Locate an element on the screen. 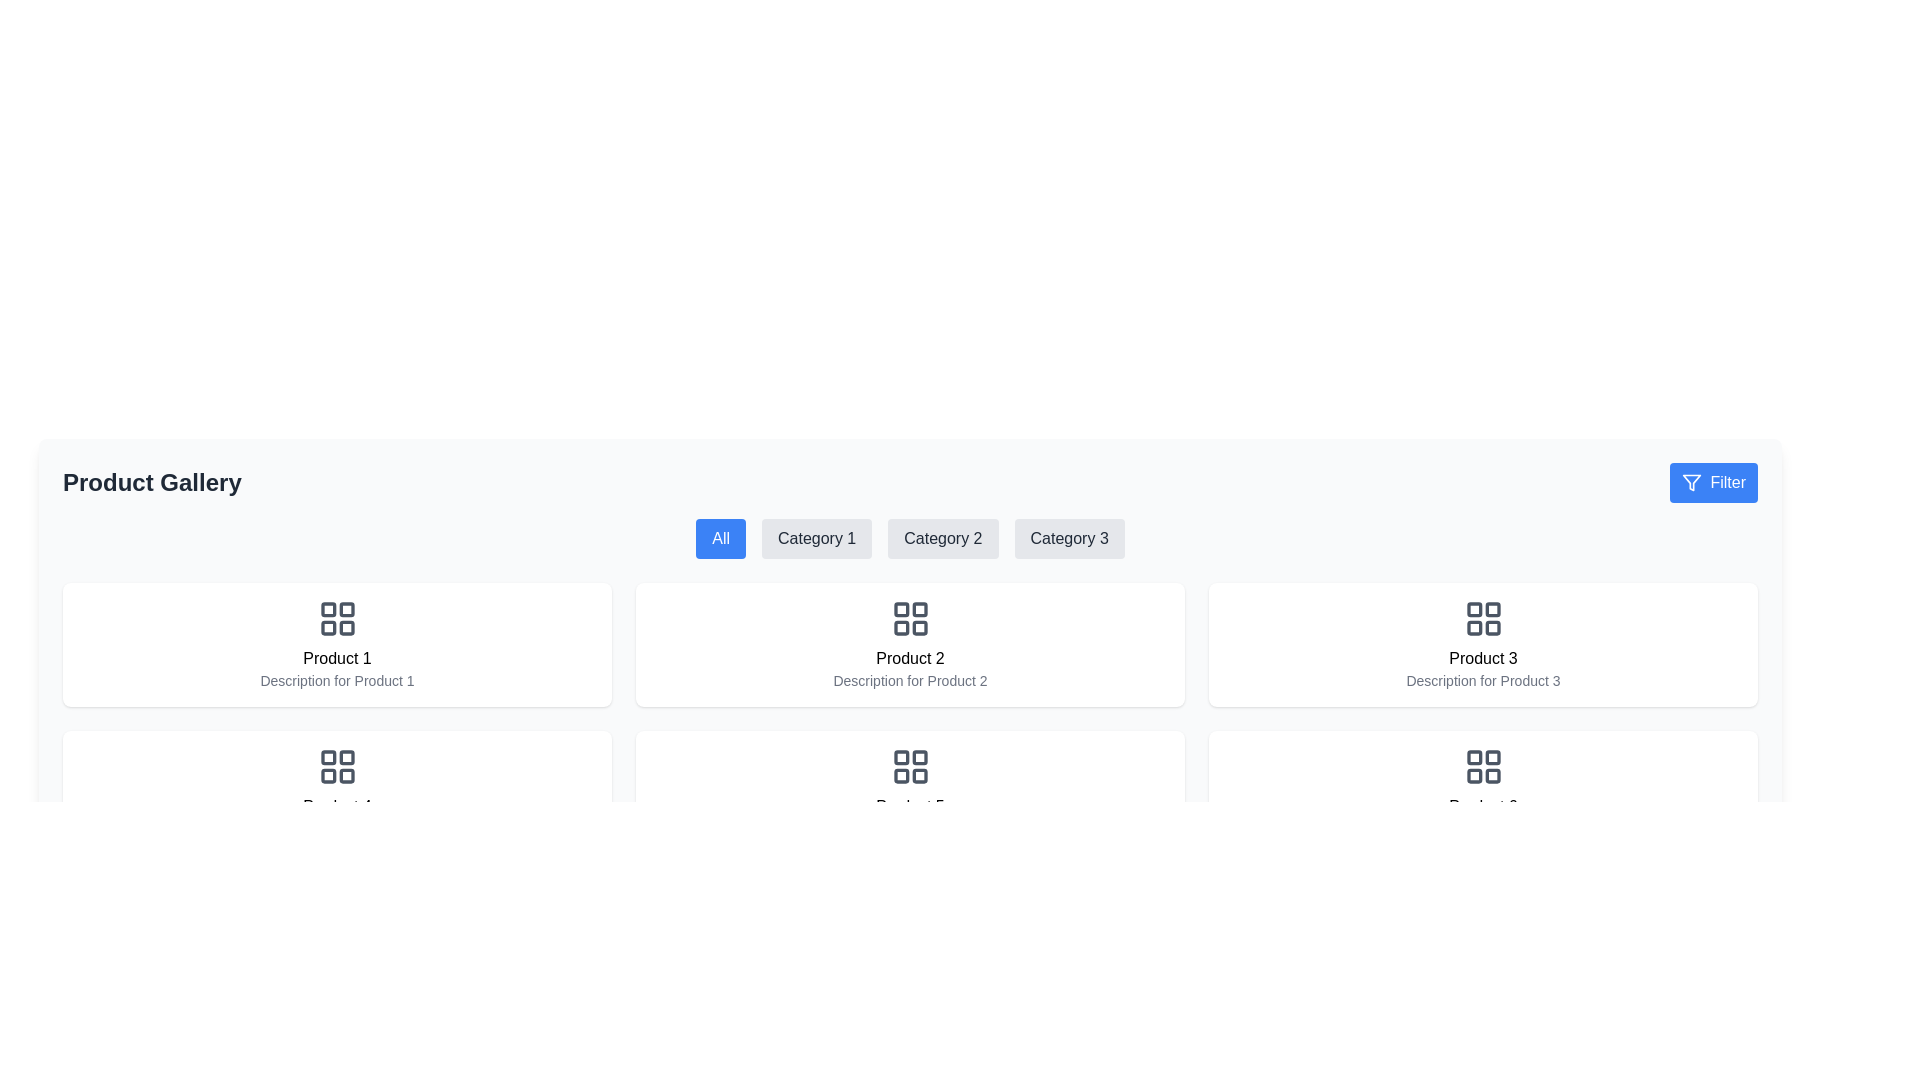 Image resolution: width=1920 pixels, height=1080 pixels. the bottom-left rounded square icon within the 2x2 grid representing 'Product 5' is located at coordinates (900, 775).